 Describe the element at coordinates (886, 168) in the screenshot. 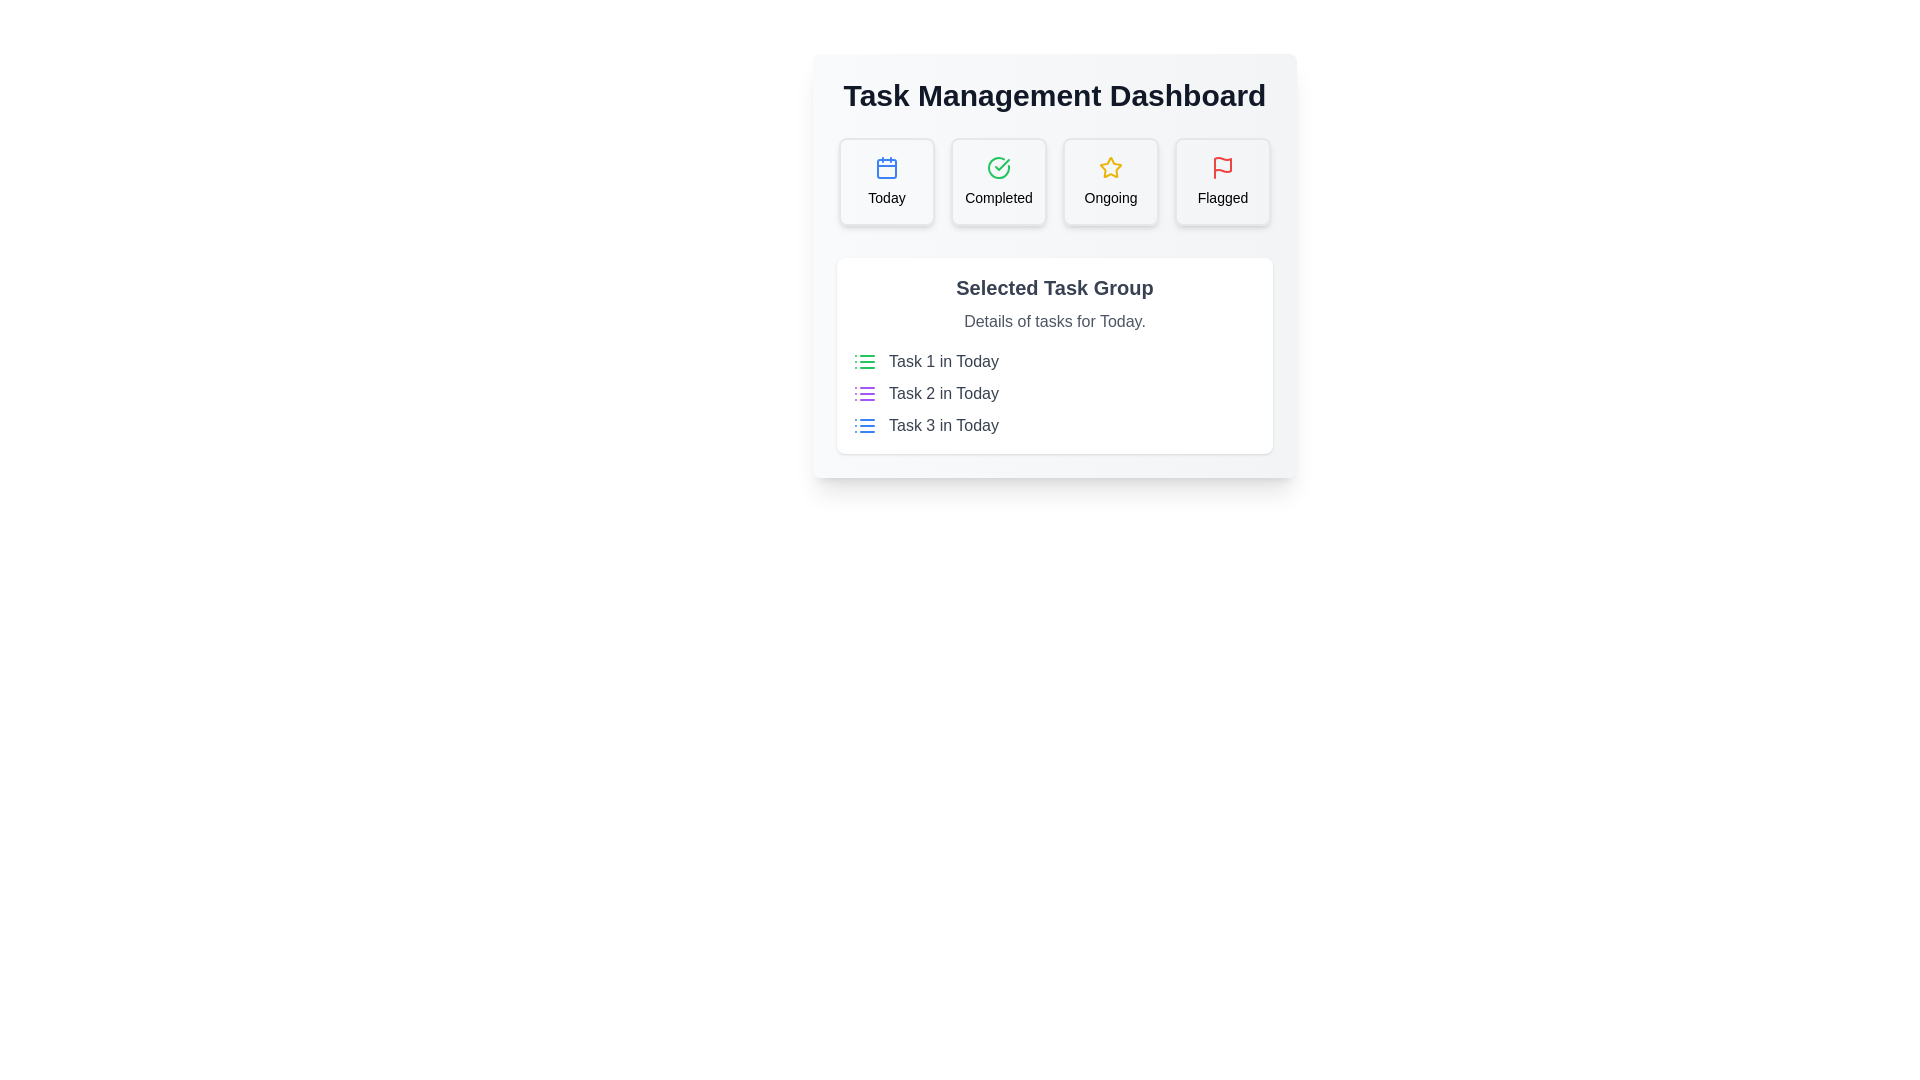

I see `the decorative shape within the calendar icon, which is the inner rectangle in the first position of the row of icons beneath the 'Task Management Dashboard' title` at that location.